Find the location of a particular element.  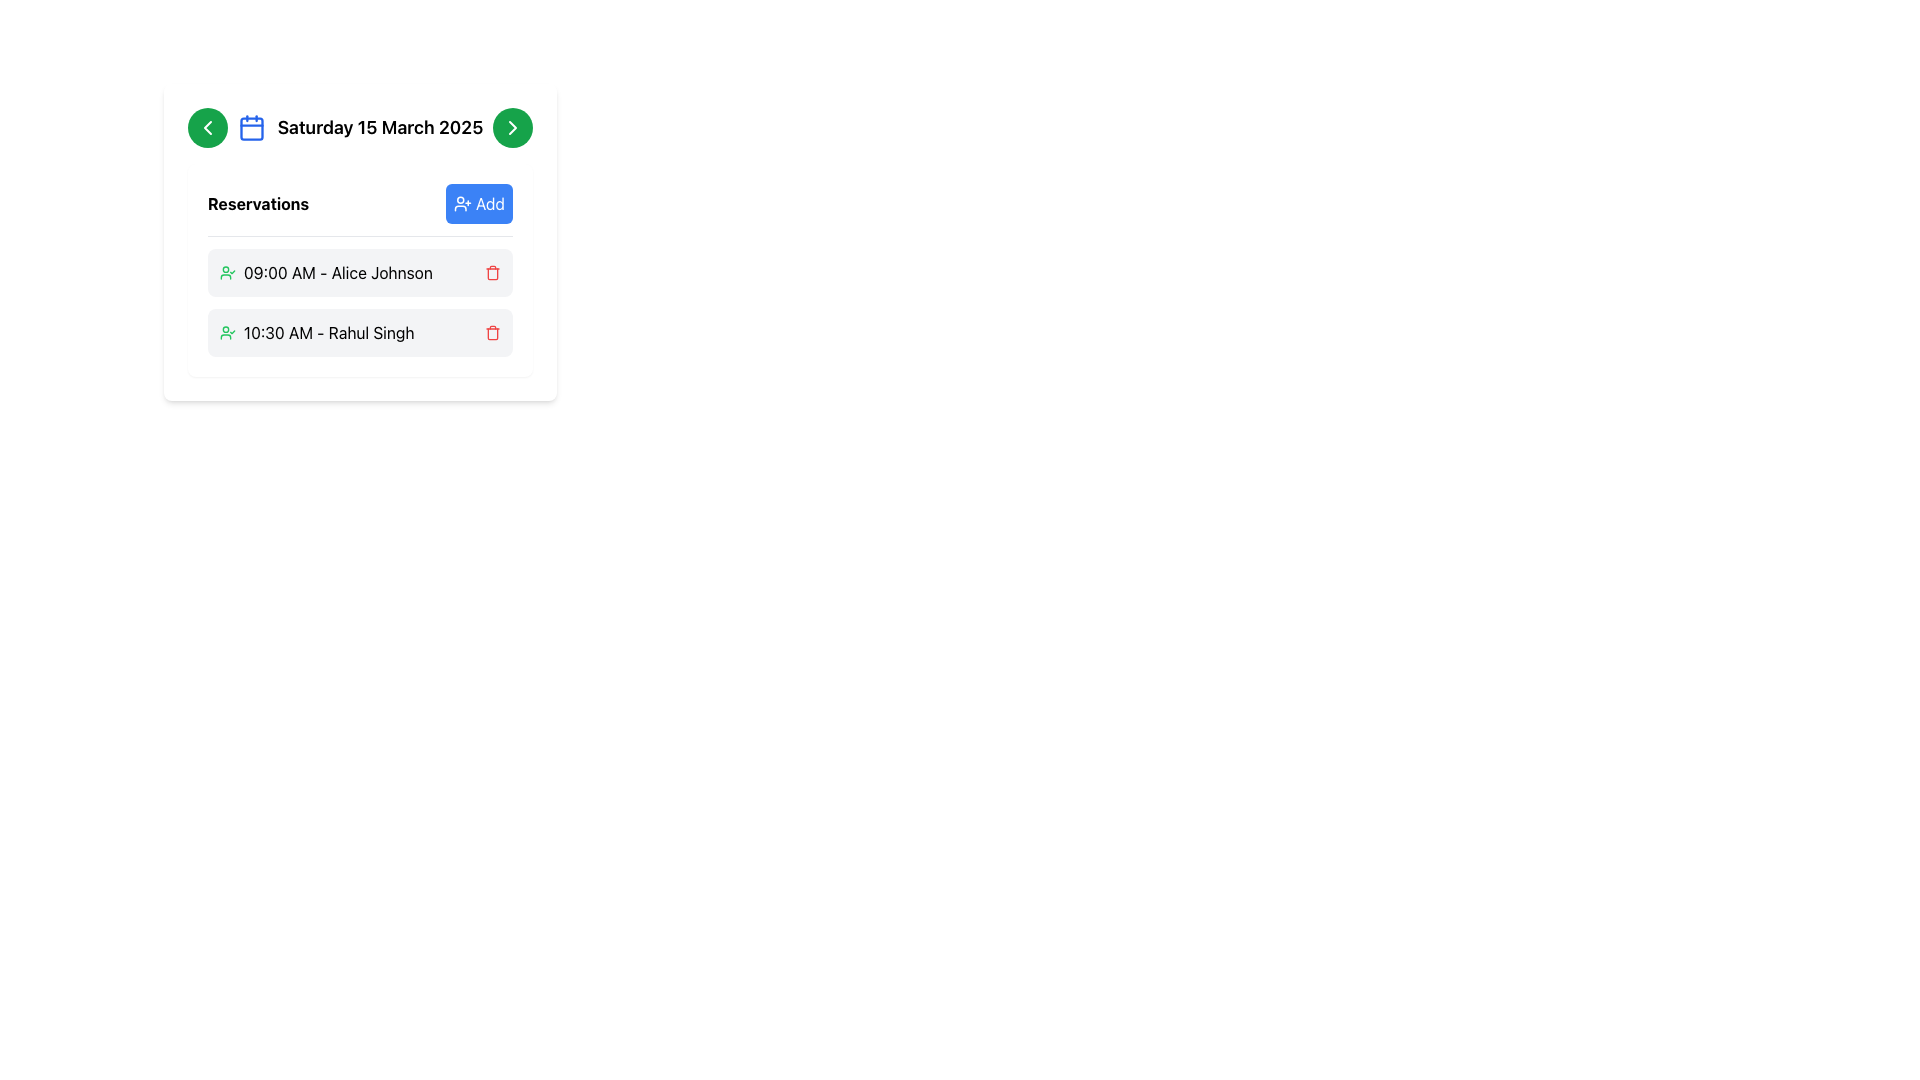

the navigation button located at the top-right corner of the header panel labeled 'Saturday 15 March 2025' is located at coordinates (513, 127).